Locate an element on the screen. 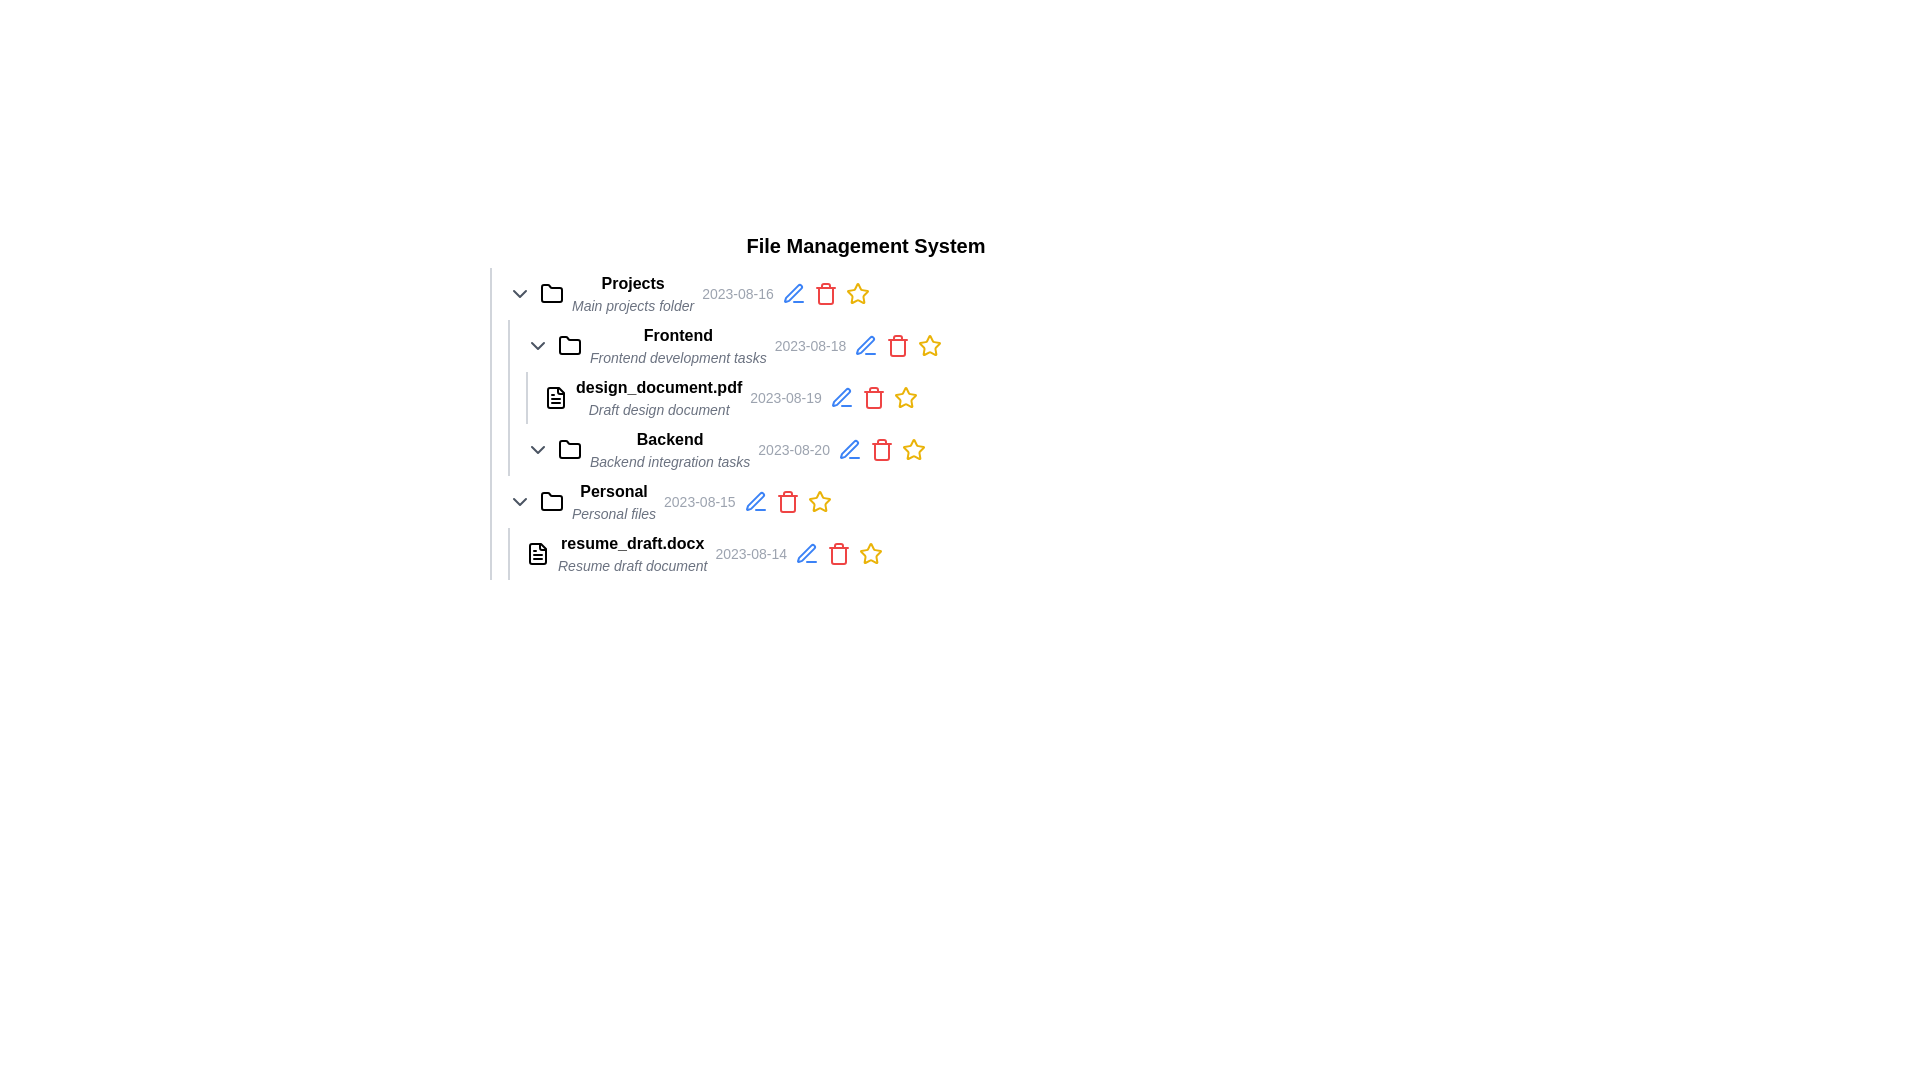  the yellow star icon located at the far right of the 'resume_draft.docx' file entry is located at coordinates (912, 448).